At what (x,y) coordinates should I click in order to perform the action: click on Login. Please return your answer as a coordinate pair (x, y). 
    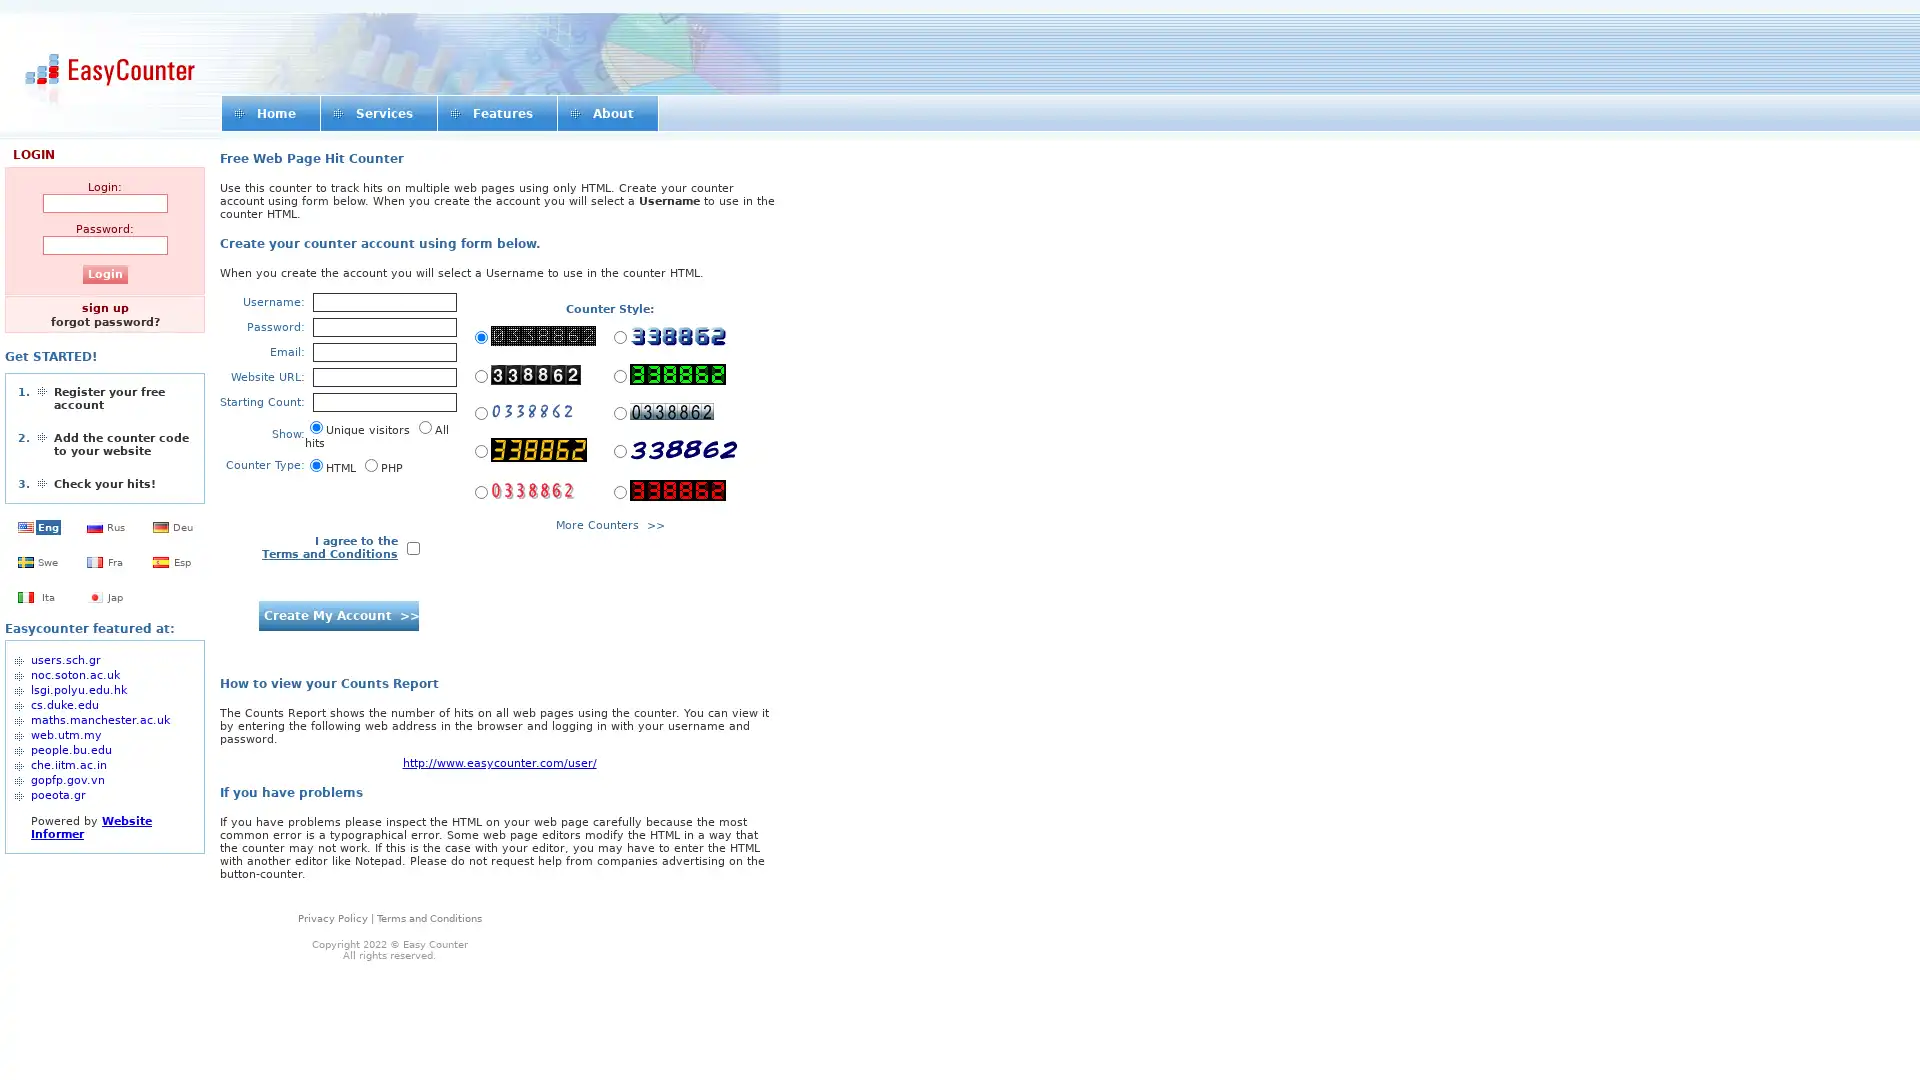
    Looking at the image, I should click on (103, 274).